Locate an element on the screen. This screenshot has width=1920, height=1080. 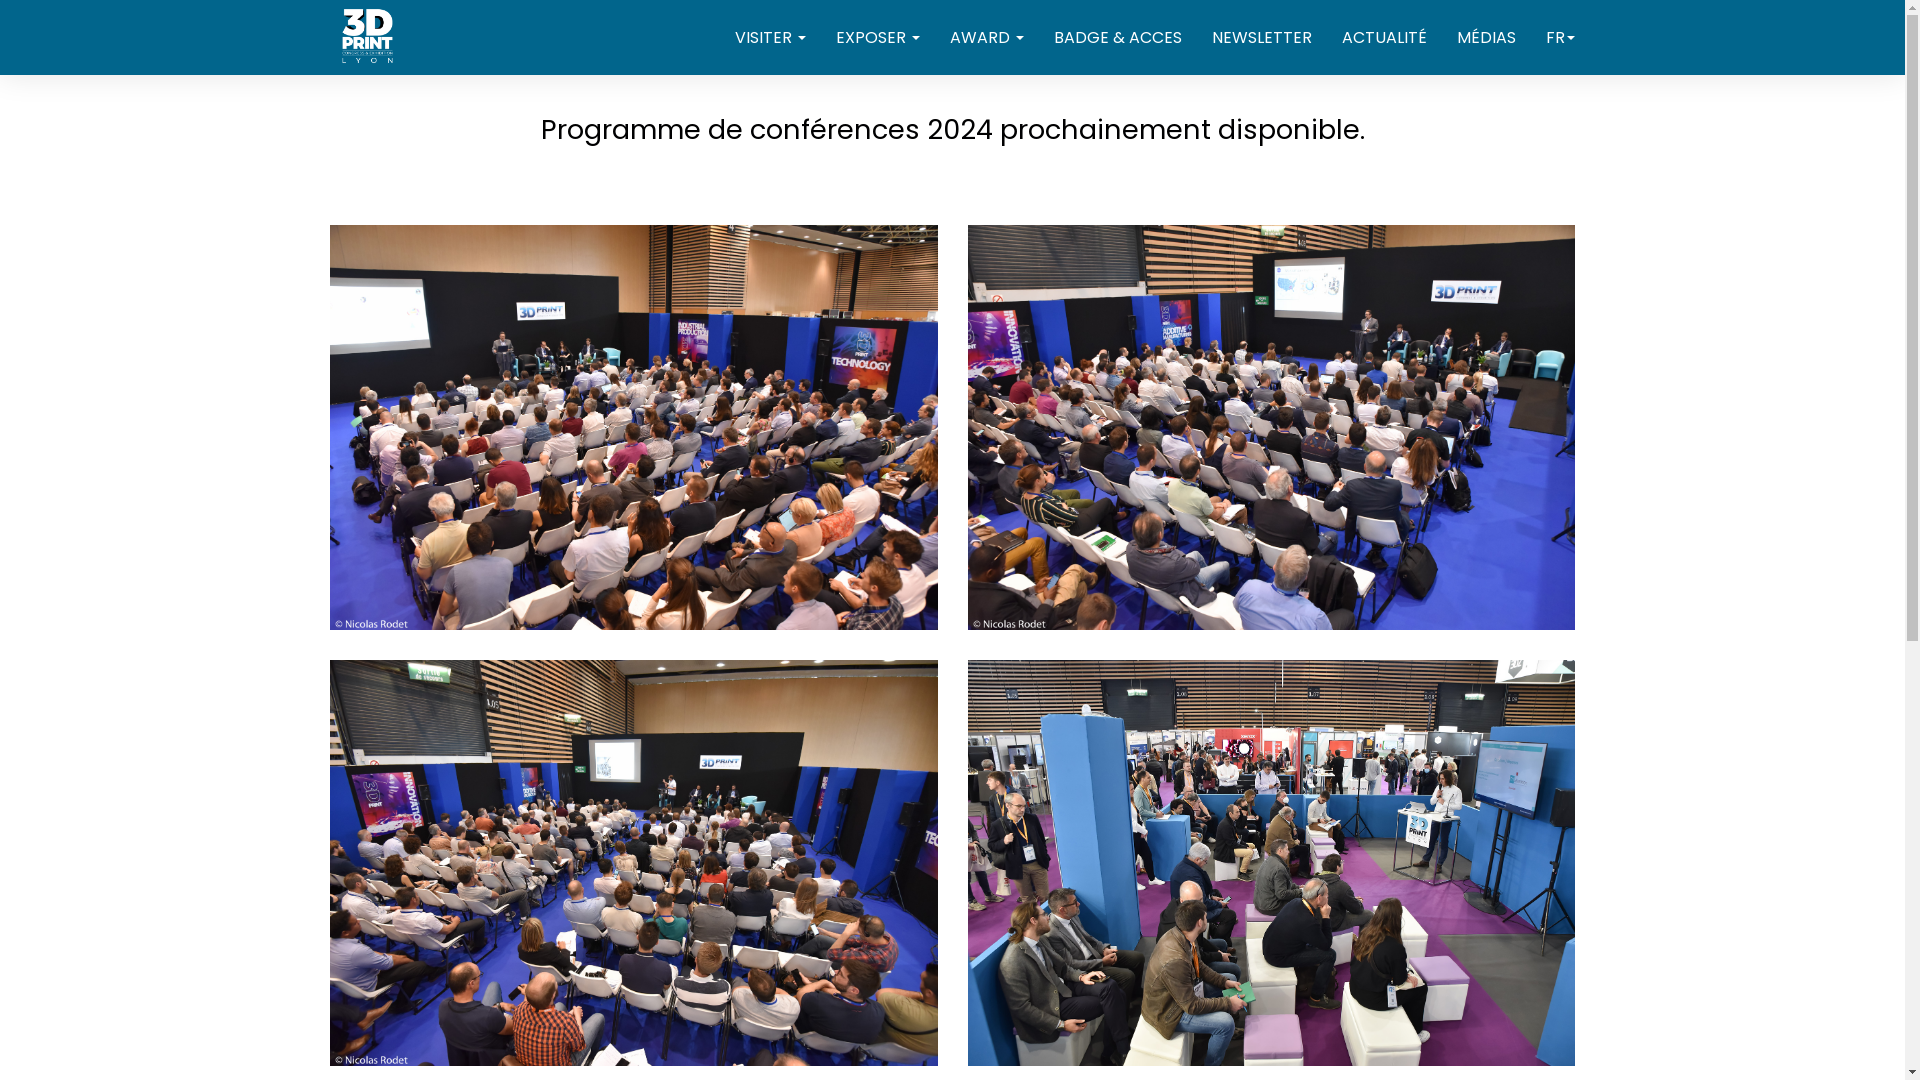
'AWARD' is located at coordinates (987, 38).